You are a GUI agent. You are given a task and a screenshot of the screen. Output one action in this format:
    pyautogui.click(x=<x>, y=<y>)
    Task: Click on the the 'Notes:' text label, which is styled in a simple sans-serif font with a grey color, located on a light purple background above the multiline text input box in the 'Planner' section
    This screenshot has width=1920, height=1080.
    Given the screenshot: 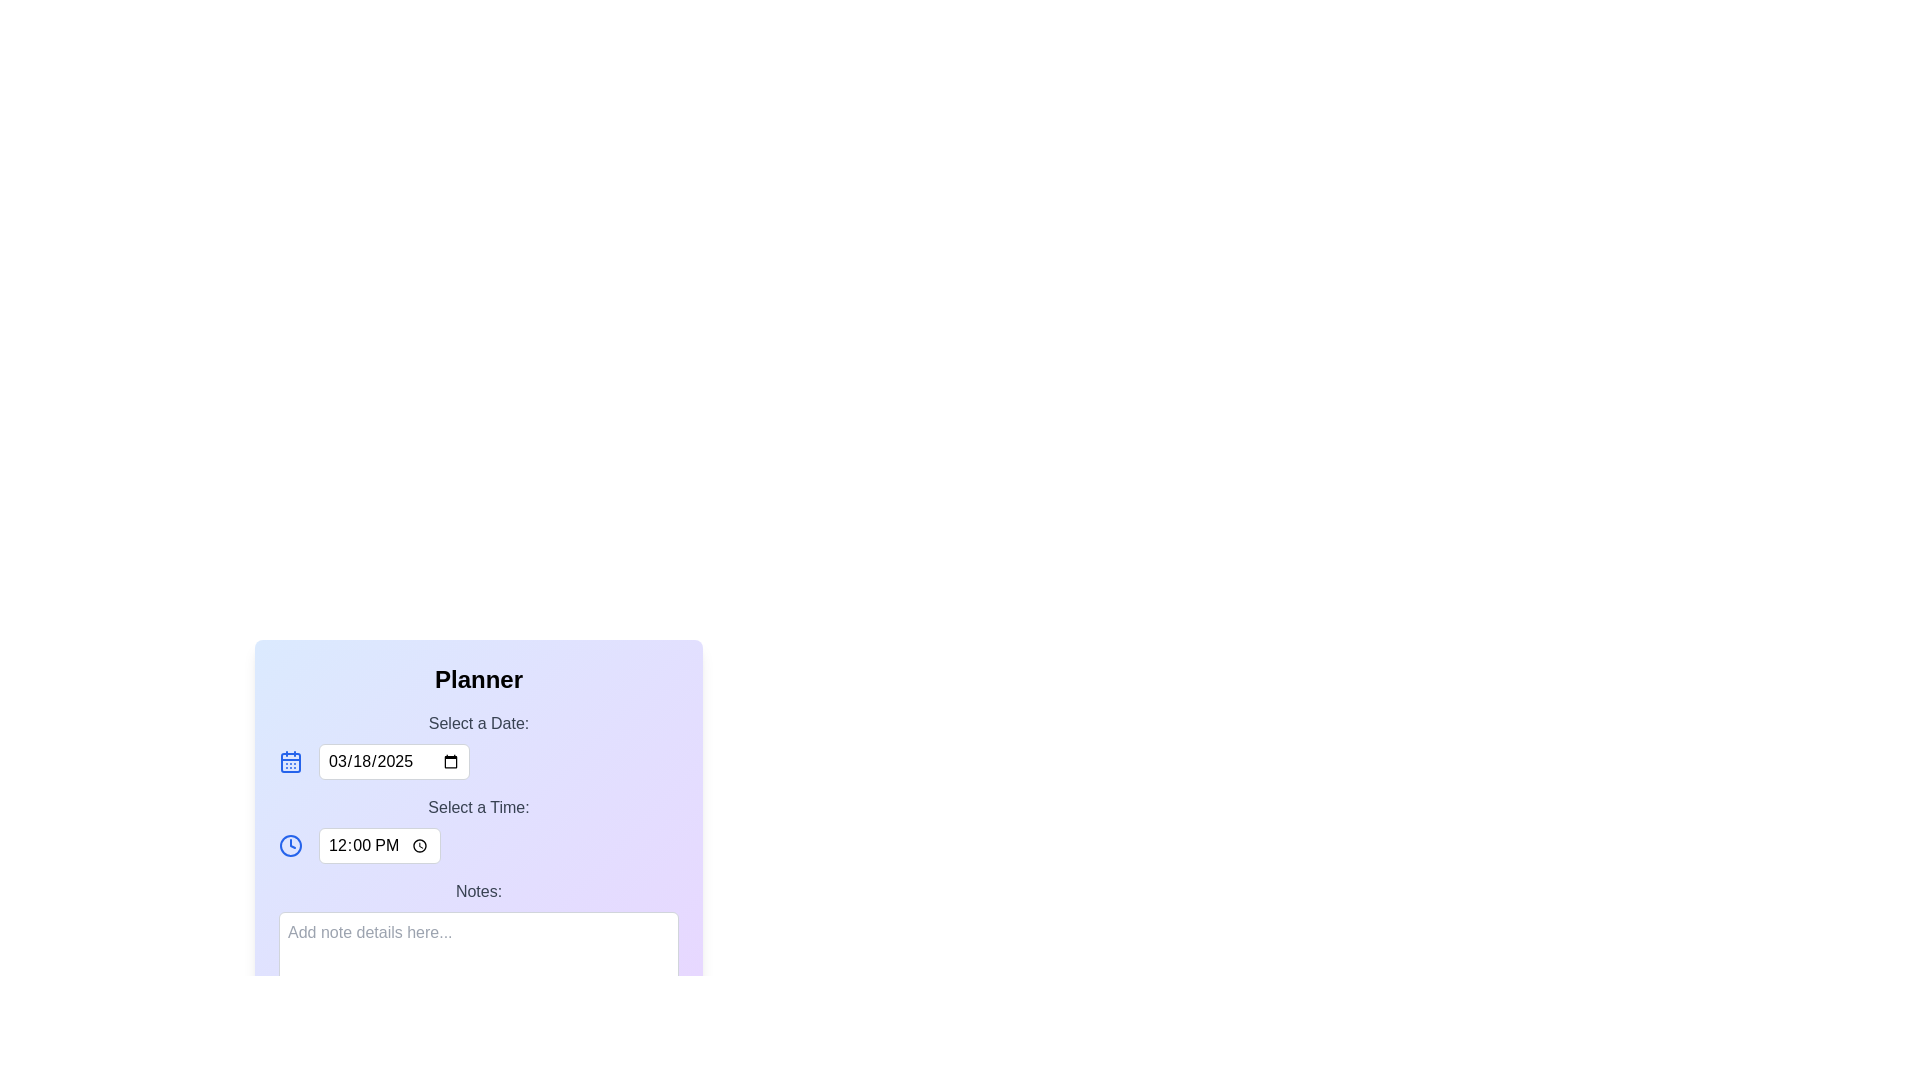 What is the action you would take?
    pyautogui.click(x=478, y=890)
    